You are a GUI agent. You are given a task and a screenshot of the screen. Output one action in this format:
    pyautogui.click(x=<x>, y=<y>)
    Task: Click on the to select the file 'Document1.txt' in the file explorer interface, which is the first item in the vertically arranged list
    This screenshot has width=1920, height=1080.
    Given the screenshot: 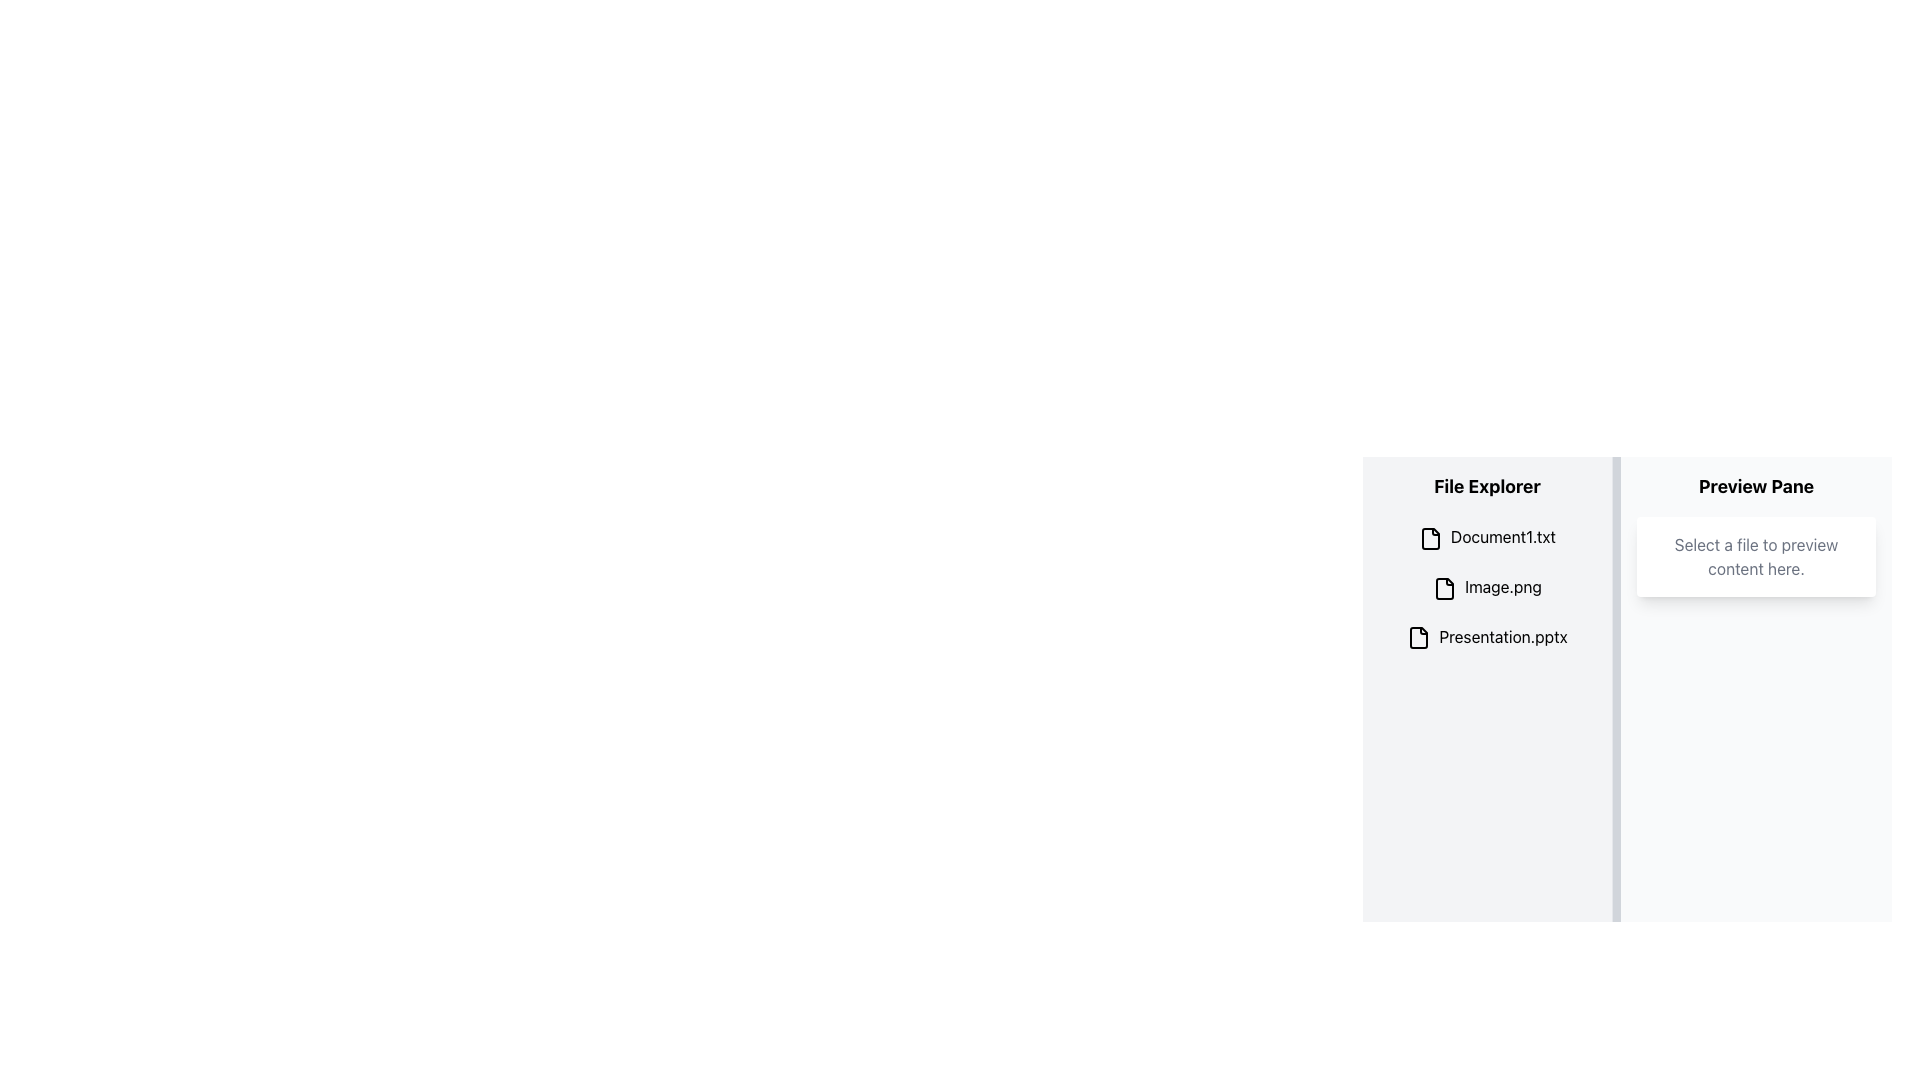 What is the action you would take?
    pyautogui.click(x=1487, y=536)
    